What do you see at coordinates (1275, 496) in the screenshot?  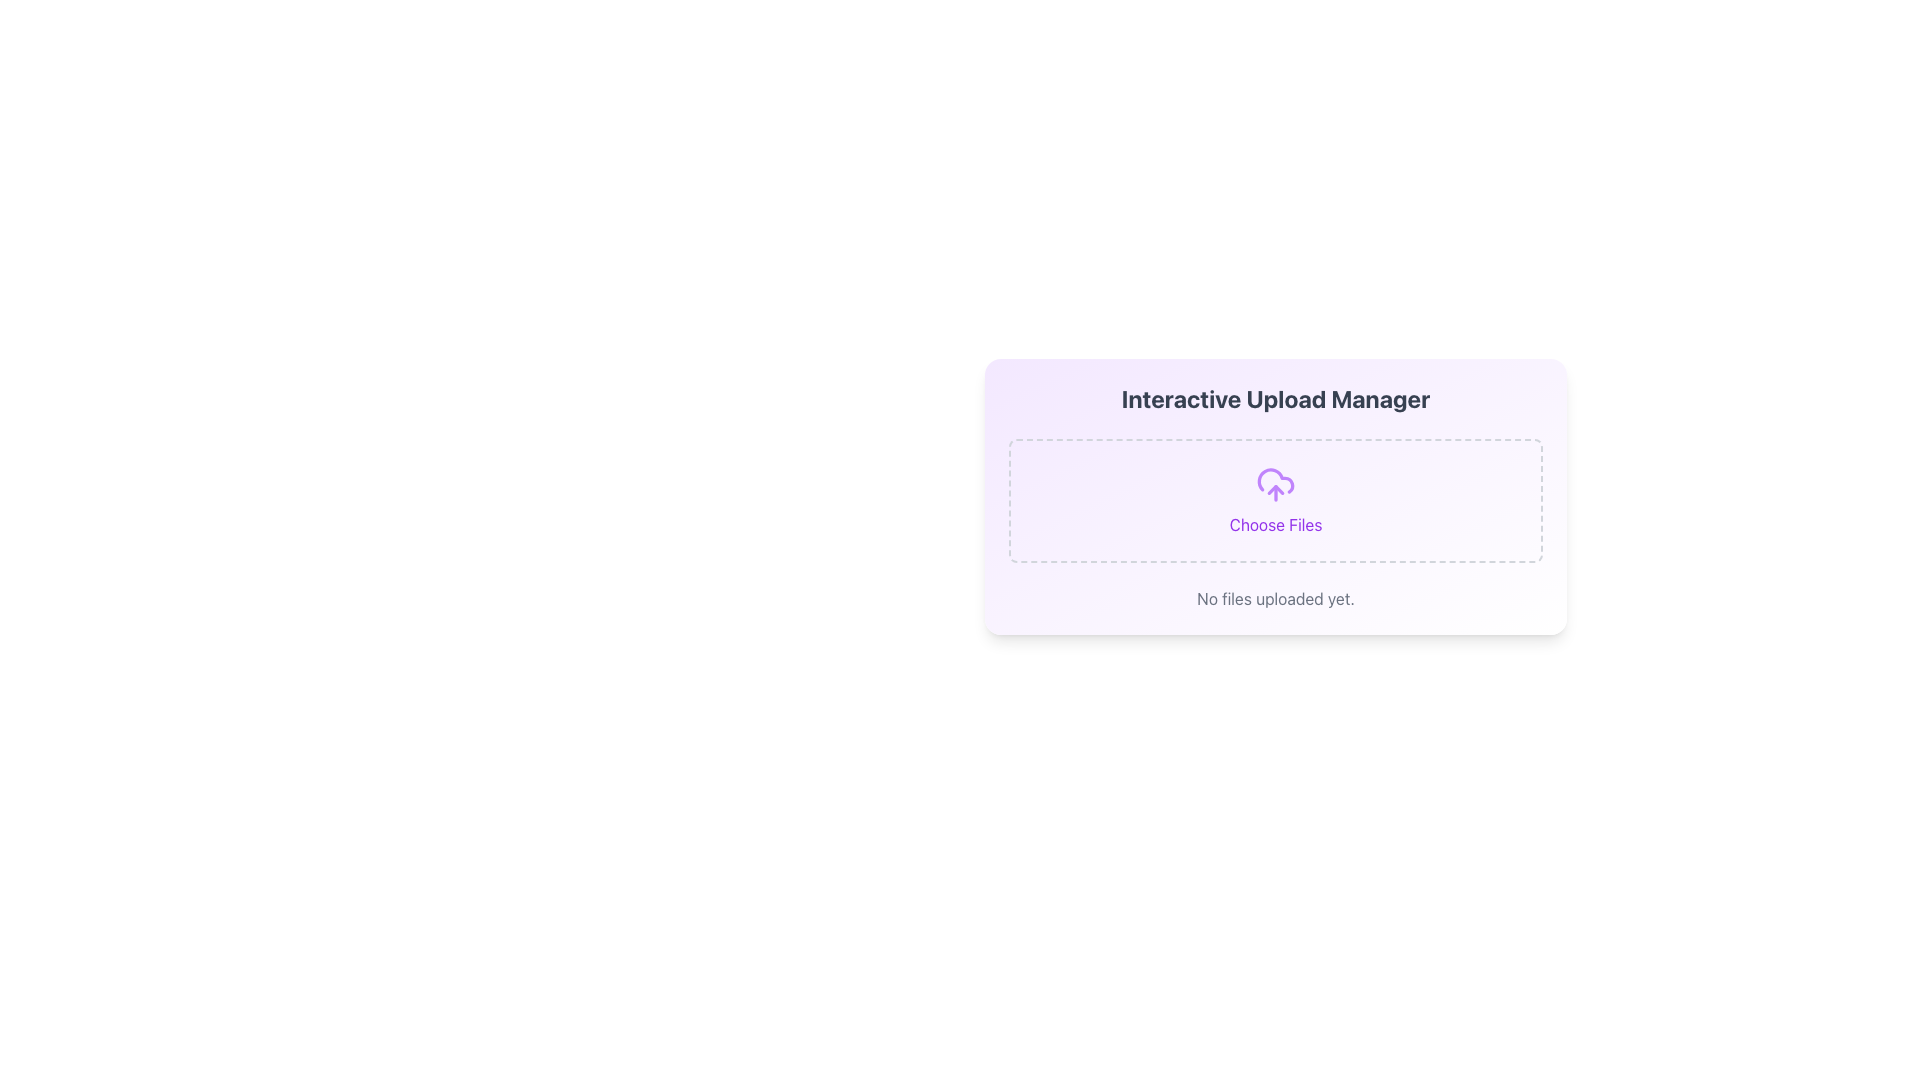 I see `the Interactive Upload Manager component` at bounding box center [1275, 496].